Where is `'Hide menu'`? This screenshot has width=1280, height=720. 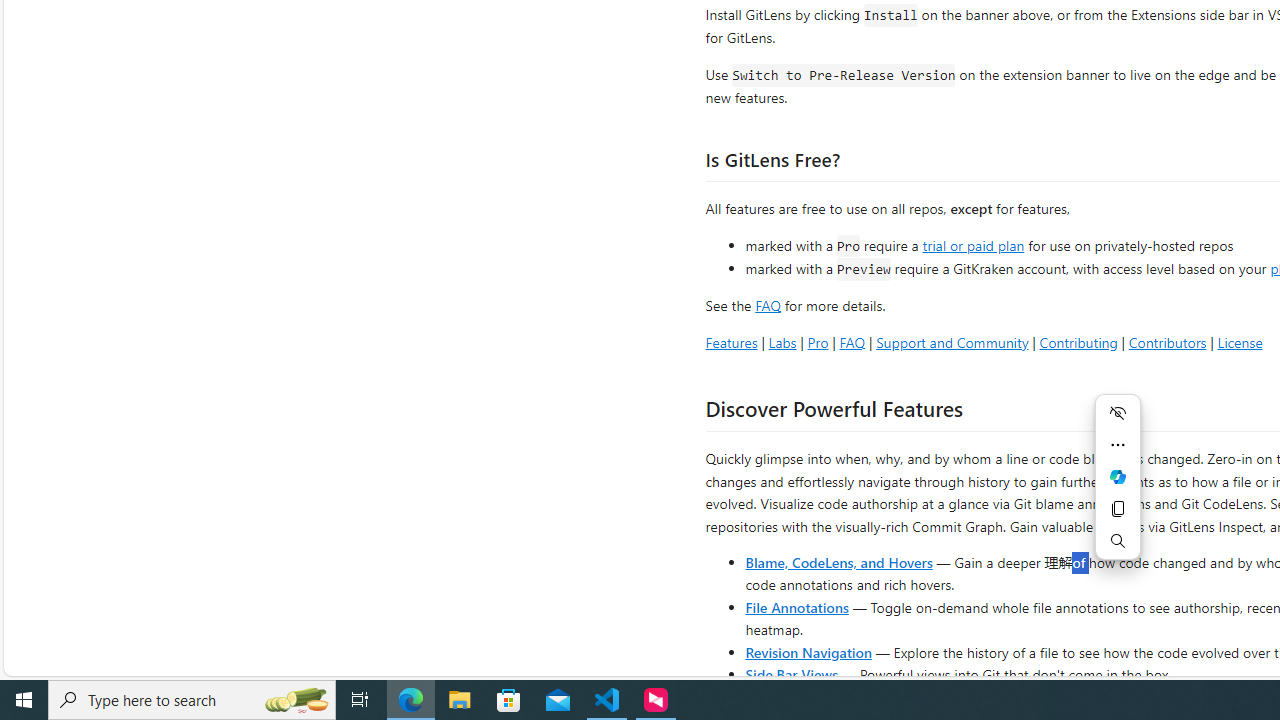
'Hide menu' is located at coordinates (1117, 411).